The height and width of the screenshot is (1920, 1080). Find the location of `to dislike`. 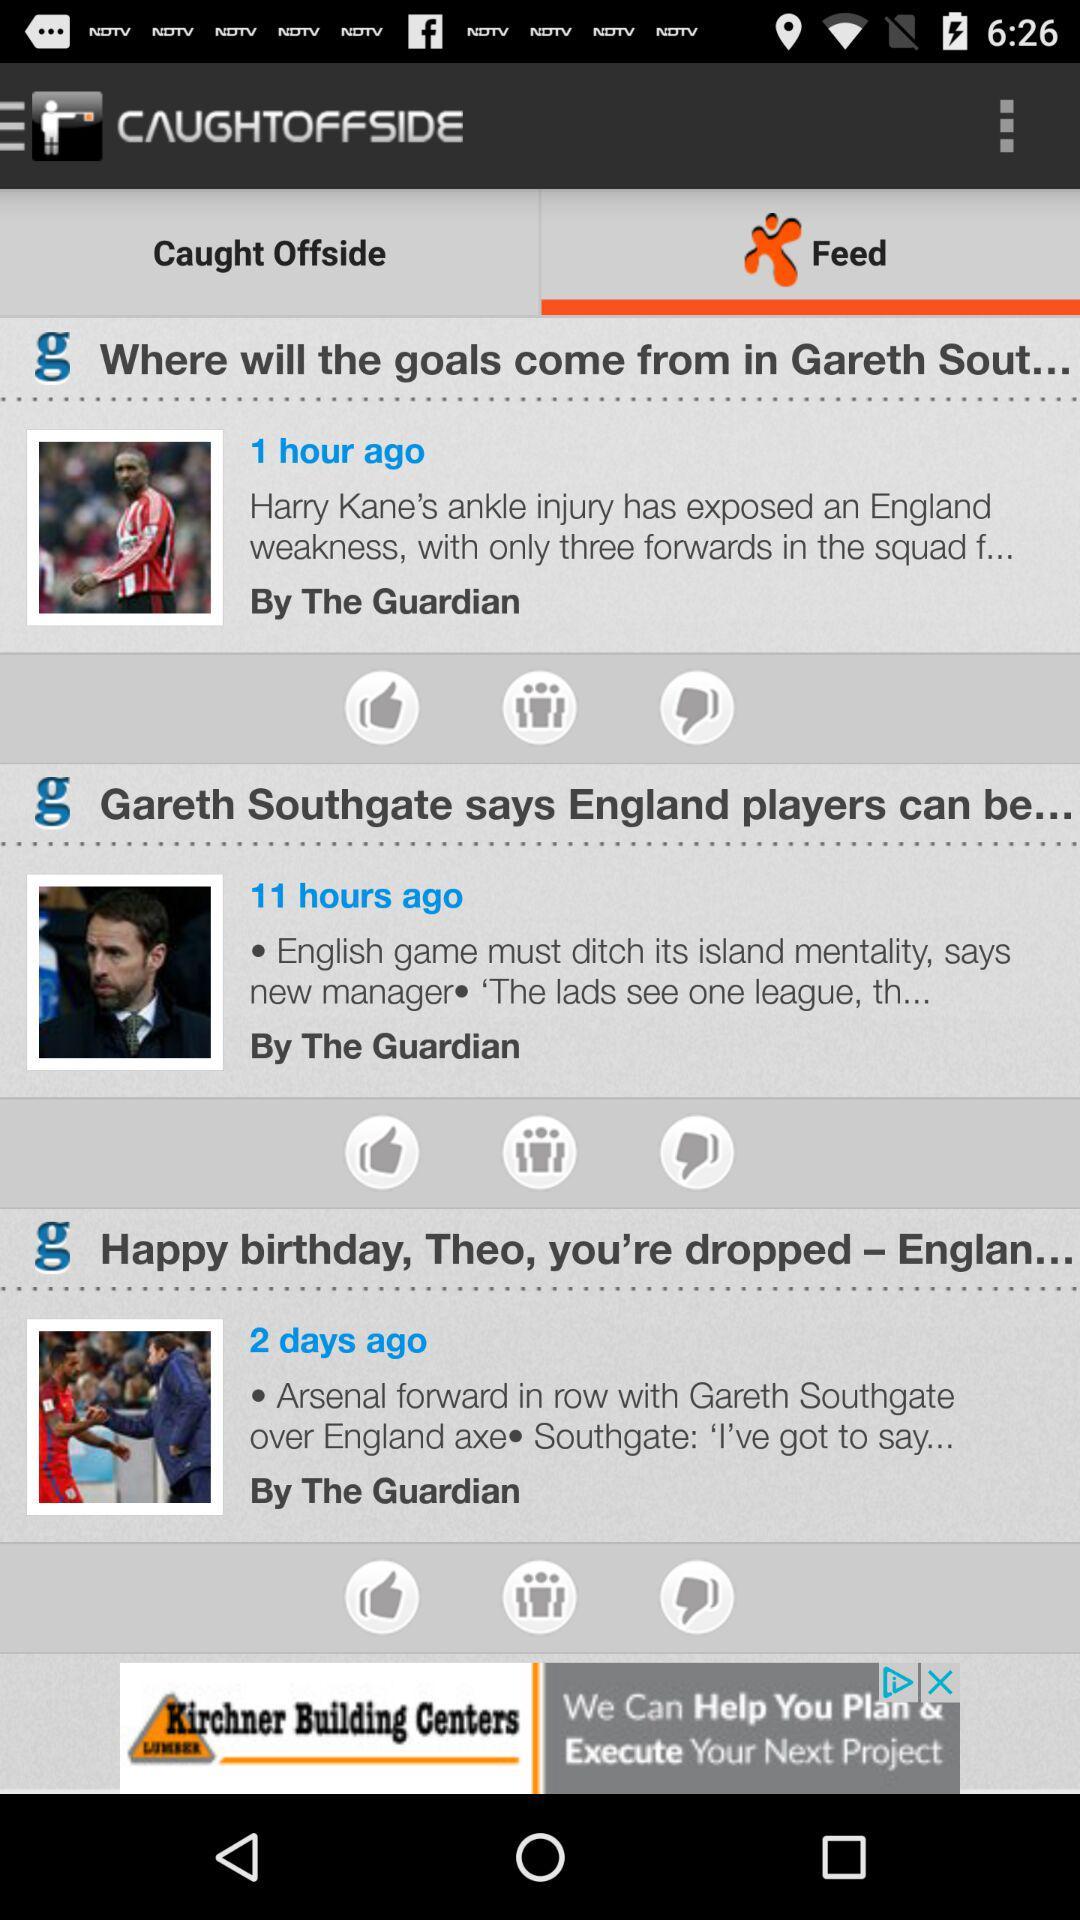

to dislike is located at coordinates (696, 707).